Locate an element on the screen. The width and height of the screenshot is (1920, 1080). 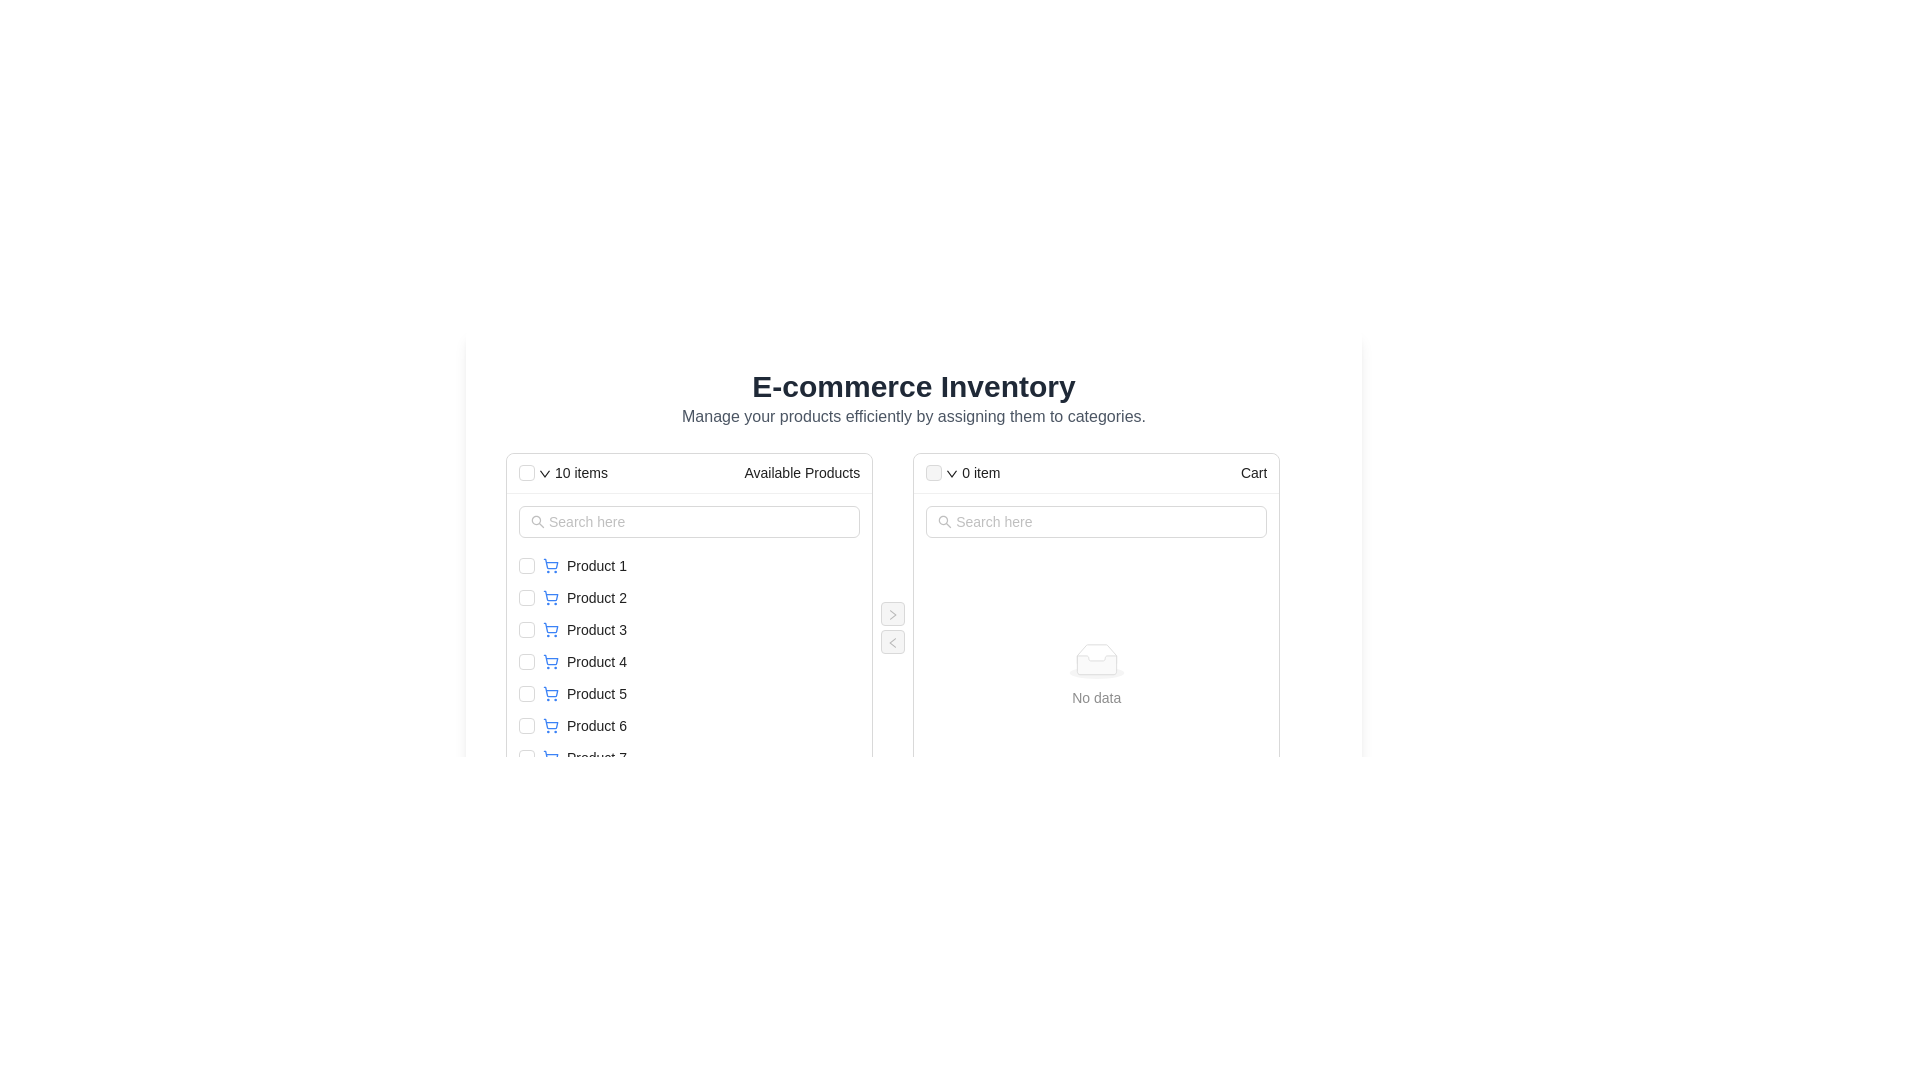
the search icon located on the left side of the input box in the 'Cart' panel, which indicates the search functionality is located at coordinates (944, 520).